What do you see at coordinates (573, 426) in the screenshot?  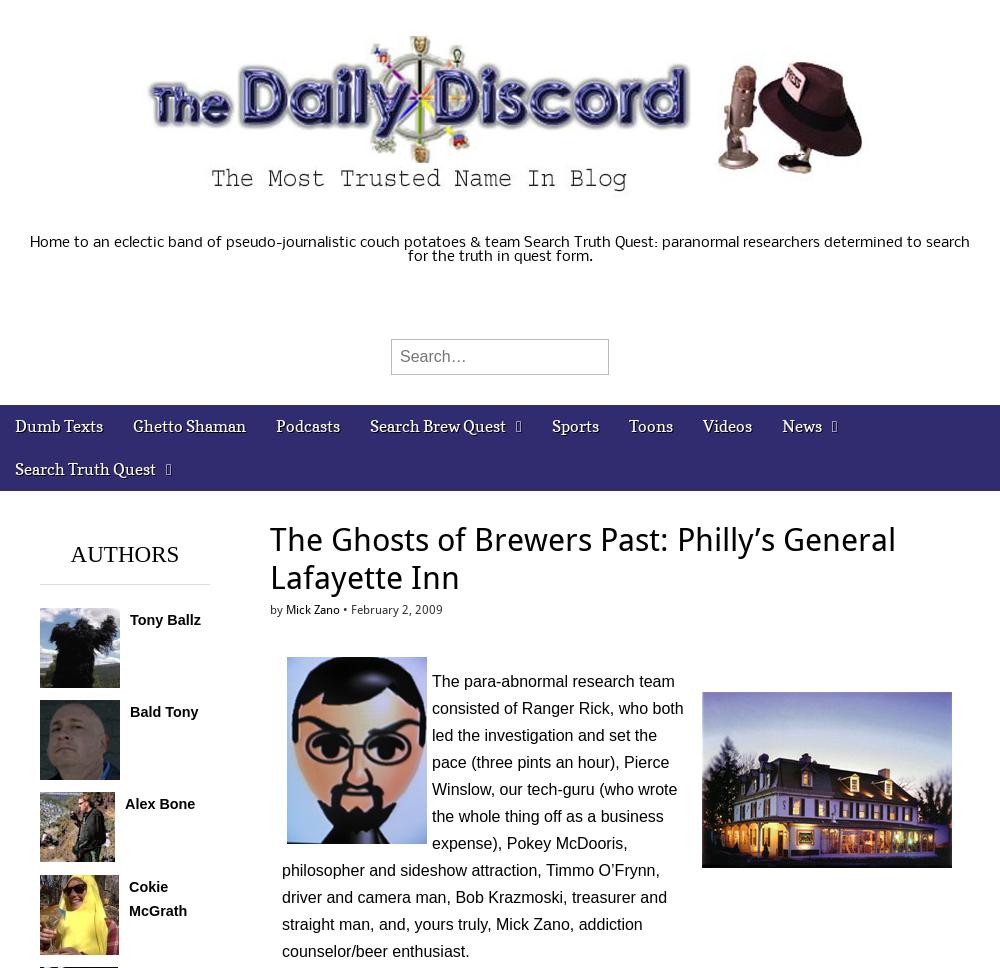 I see `'Sports'` at bounding box center [573, 426].